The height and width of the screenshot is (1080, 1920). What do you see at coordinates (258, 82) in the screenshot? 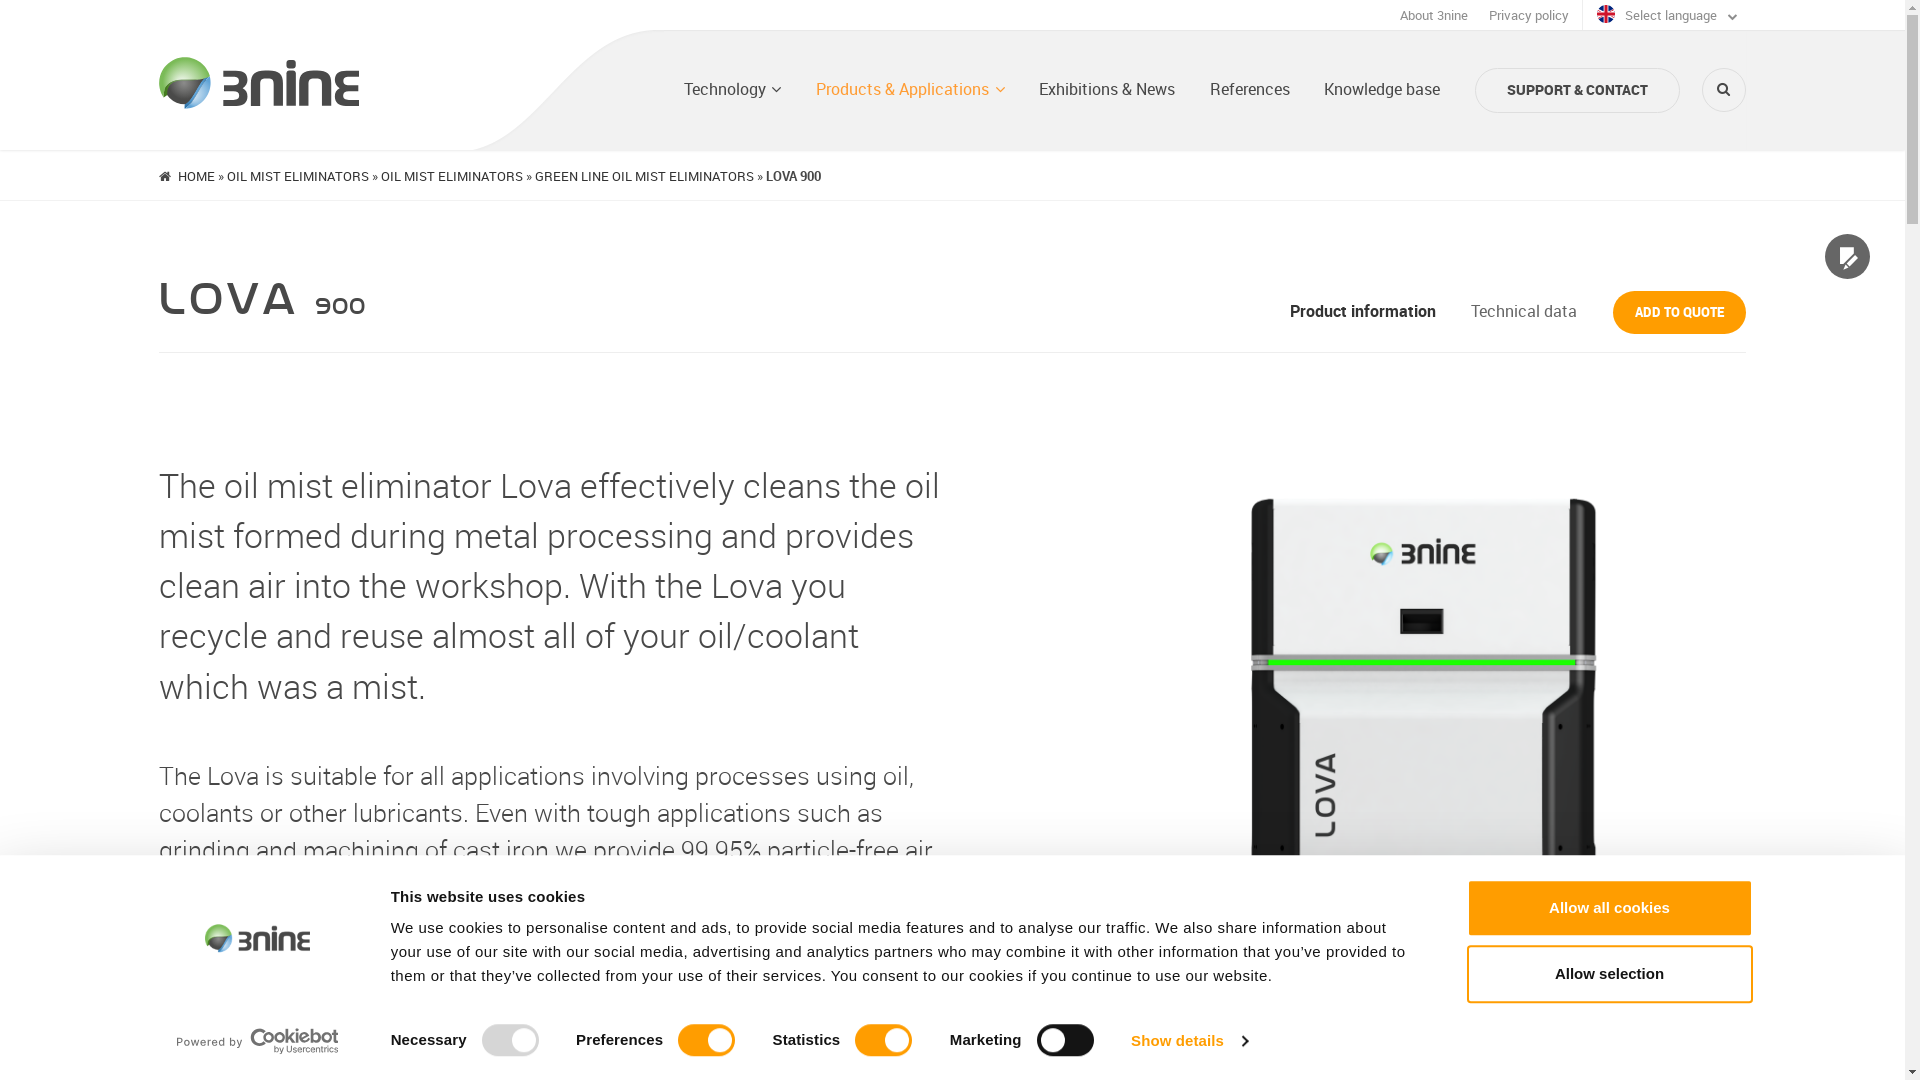
I see `'3nine'` at bounding box center [258, 82].